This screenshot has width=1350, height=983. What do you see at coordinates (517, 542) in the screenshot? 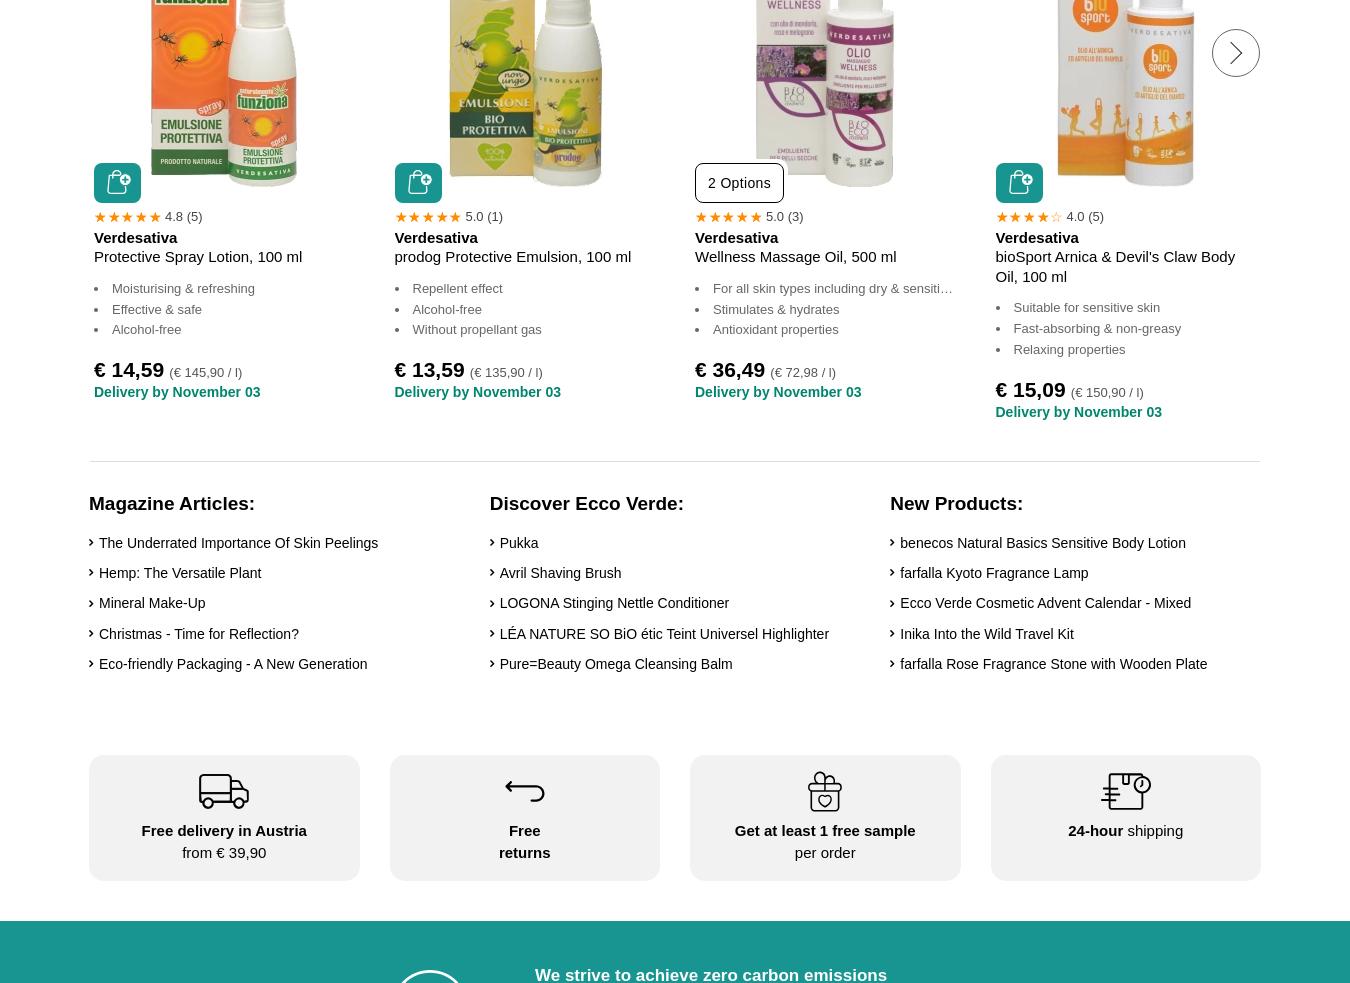
I see `'Pukka'` at bounding box center [517, 542].